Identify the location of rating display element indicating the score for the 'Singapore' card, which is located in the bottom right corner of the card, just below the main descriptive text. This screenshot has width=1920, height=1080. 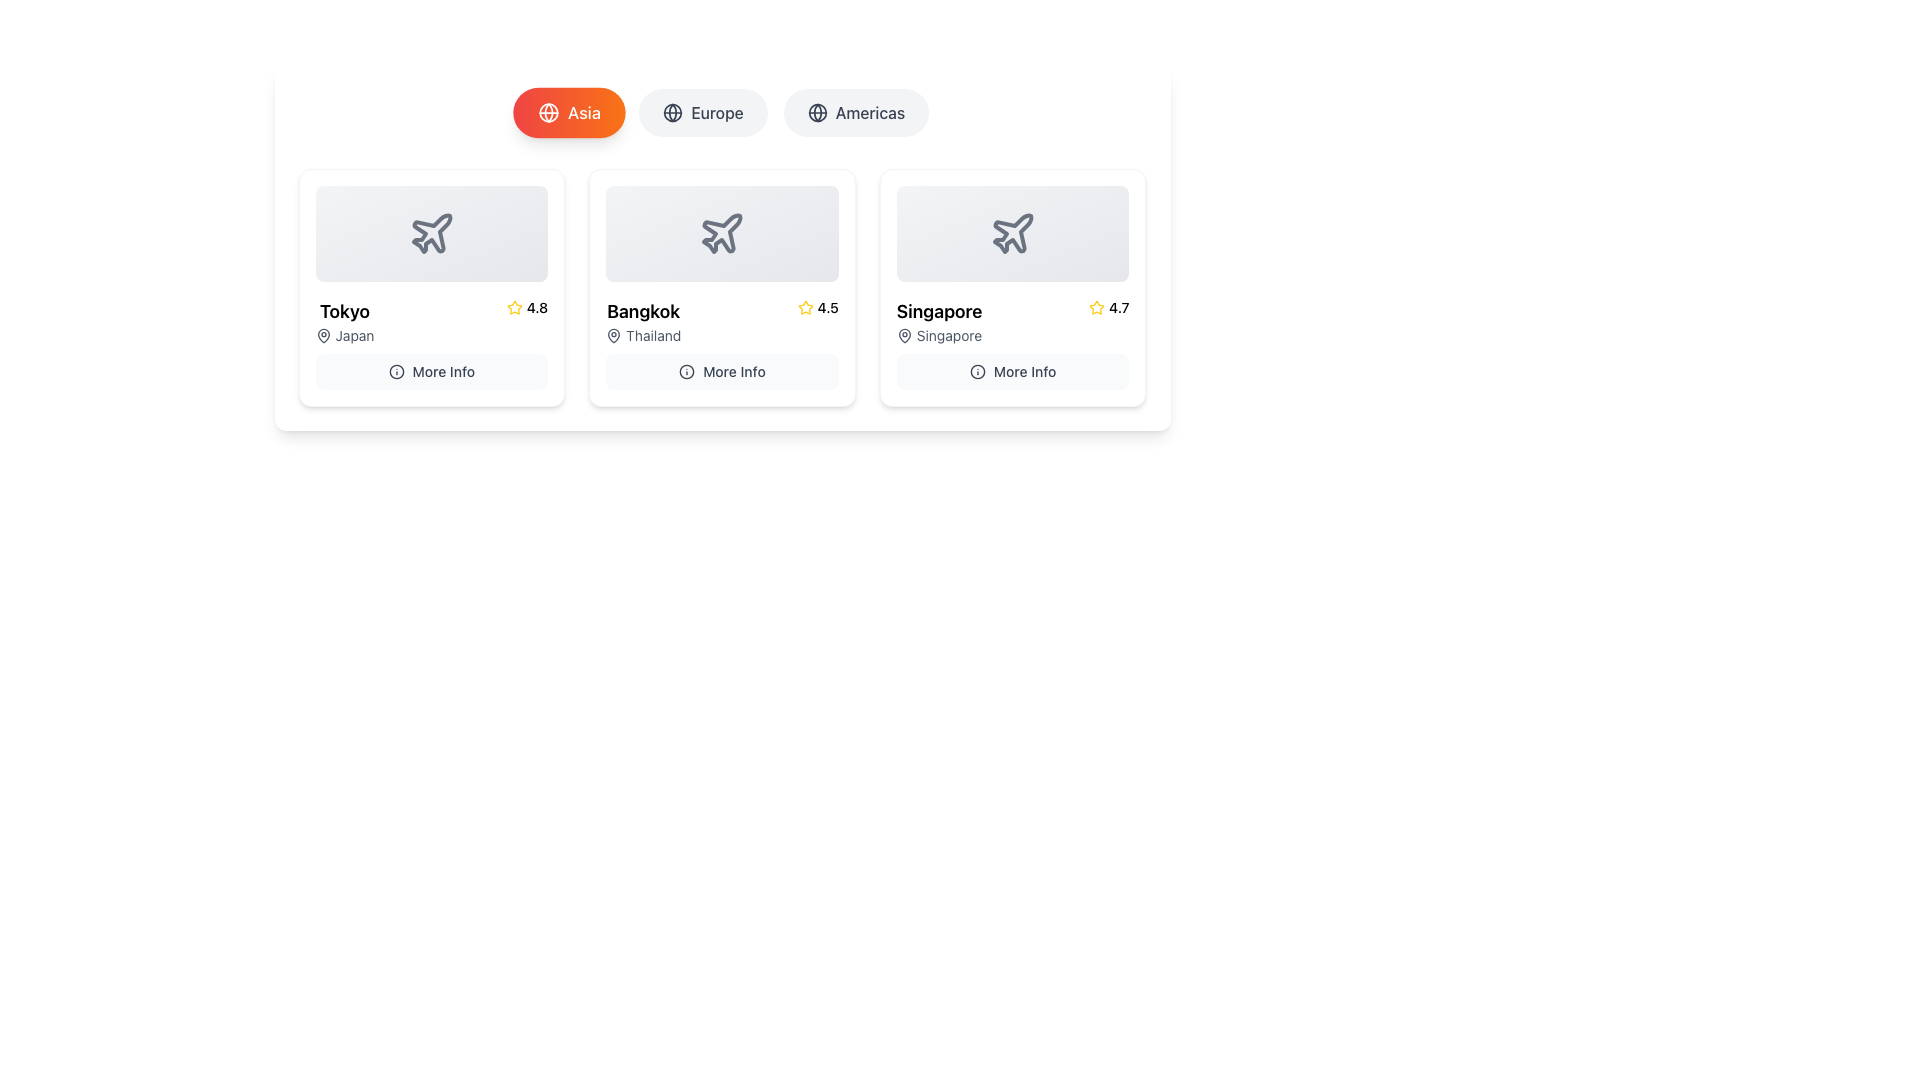
(1108, 308).